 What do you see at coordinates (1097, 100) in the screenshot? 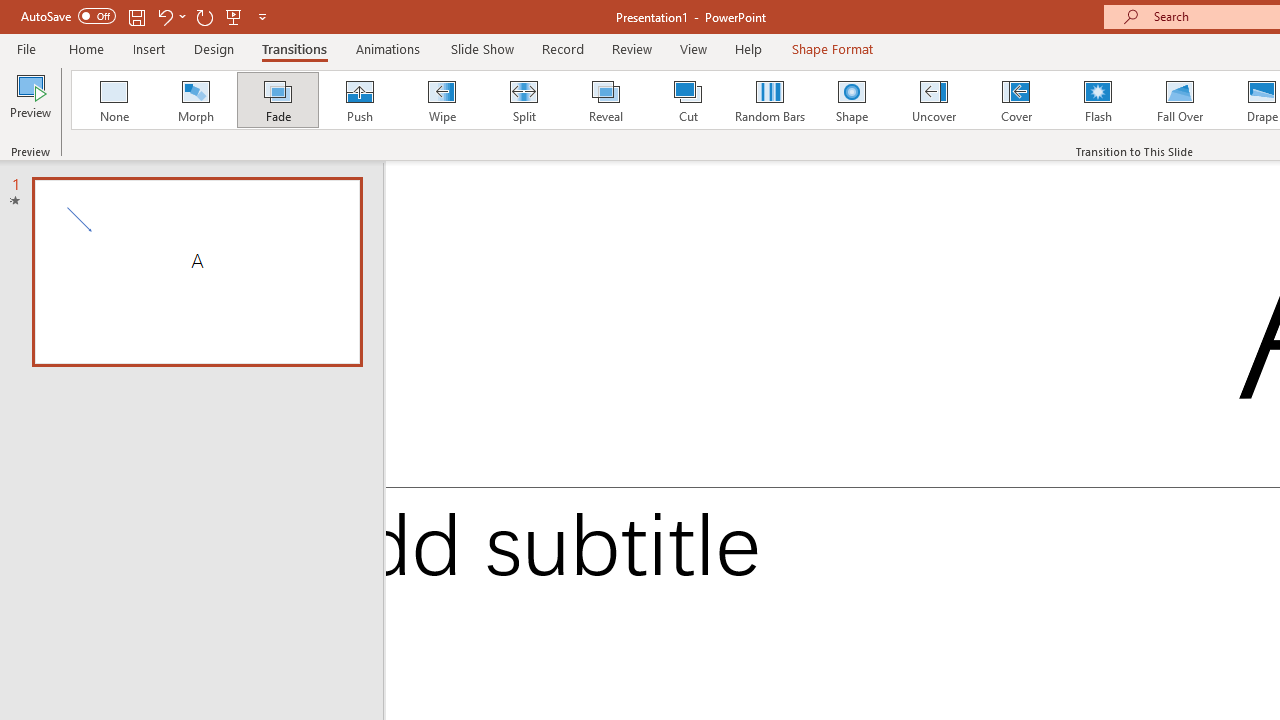
I see `'Flash'` at bounding box center [1097, 100].